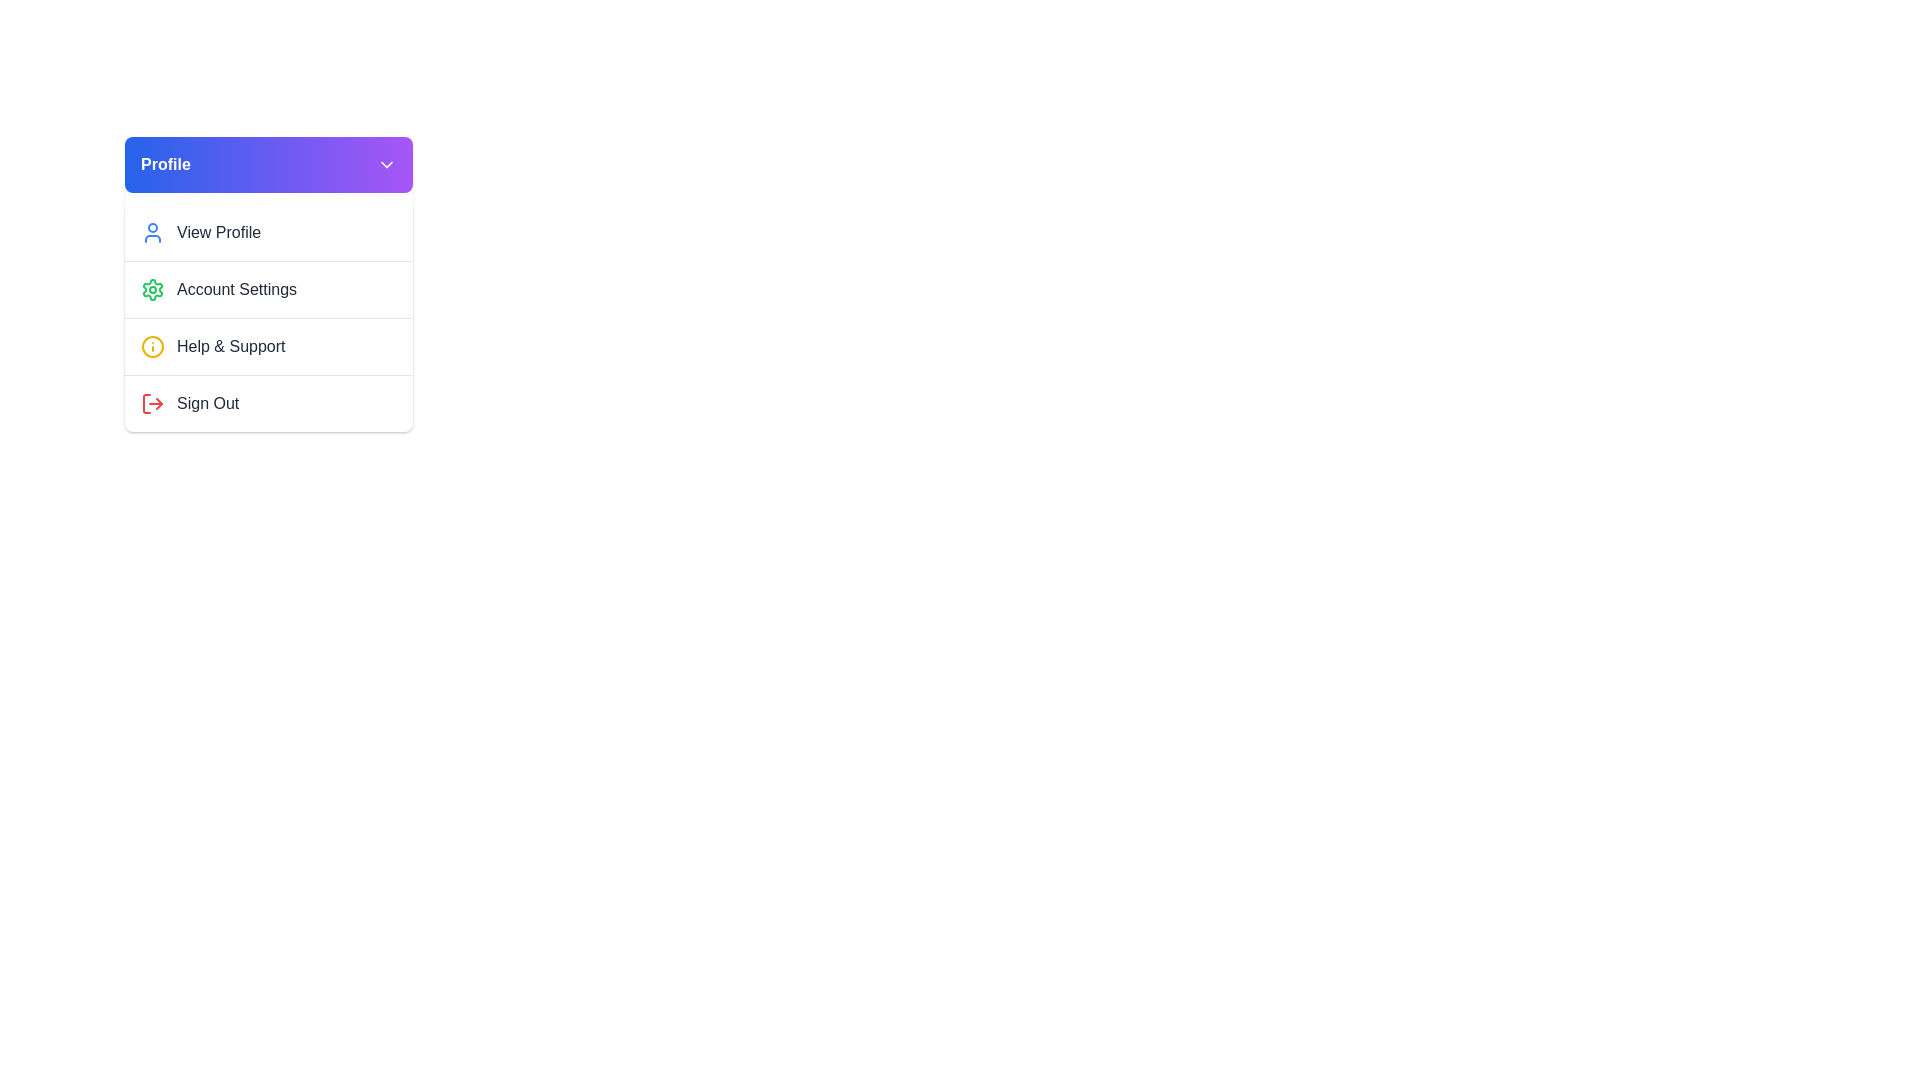  I want to click on the blue-tinted circular icon of a human figure located leftmost in the 'View Profile' option under the 'Profile' dropdown menu, so click(152, 231).